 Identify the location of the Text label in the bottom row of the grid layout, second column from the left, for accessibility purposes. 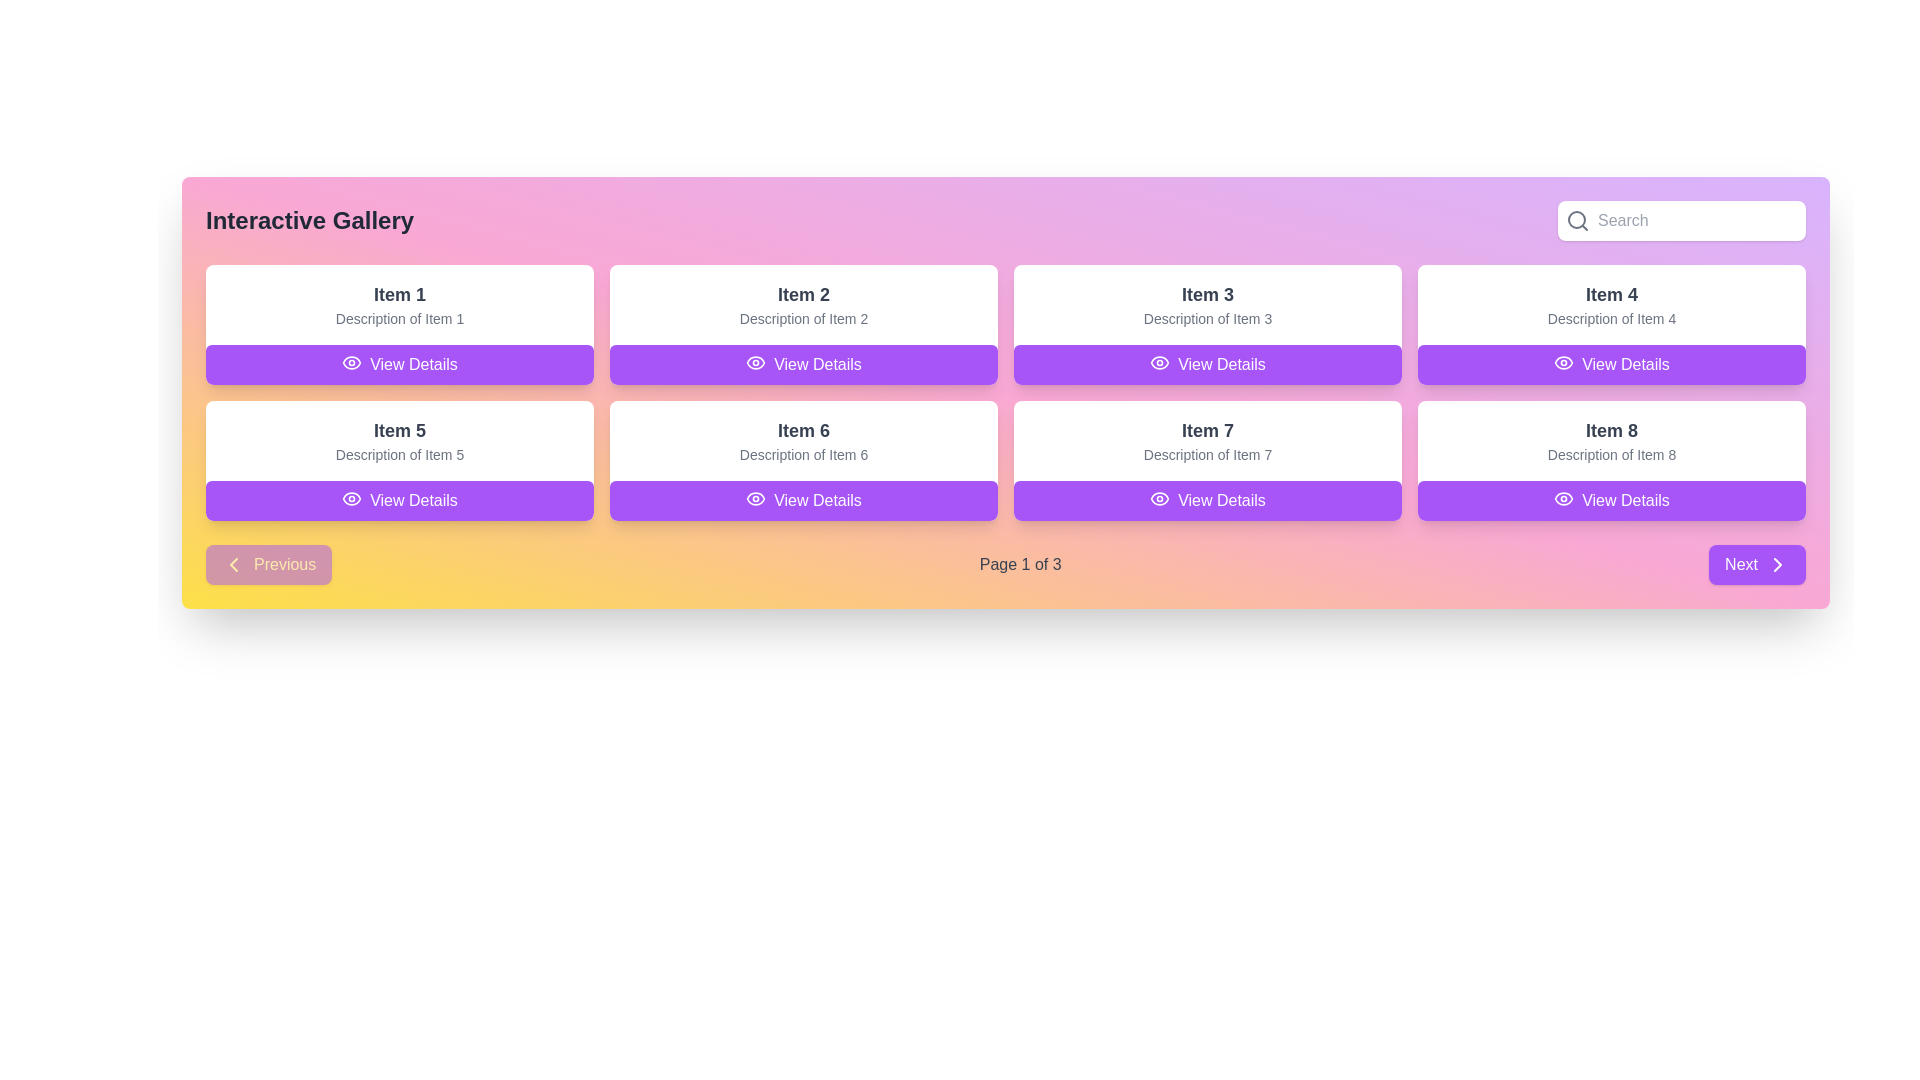
(1207, 430).